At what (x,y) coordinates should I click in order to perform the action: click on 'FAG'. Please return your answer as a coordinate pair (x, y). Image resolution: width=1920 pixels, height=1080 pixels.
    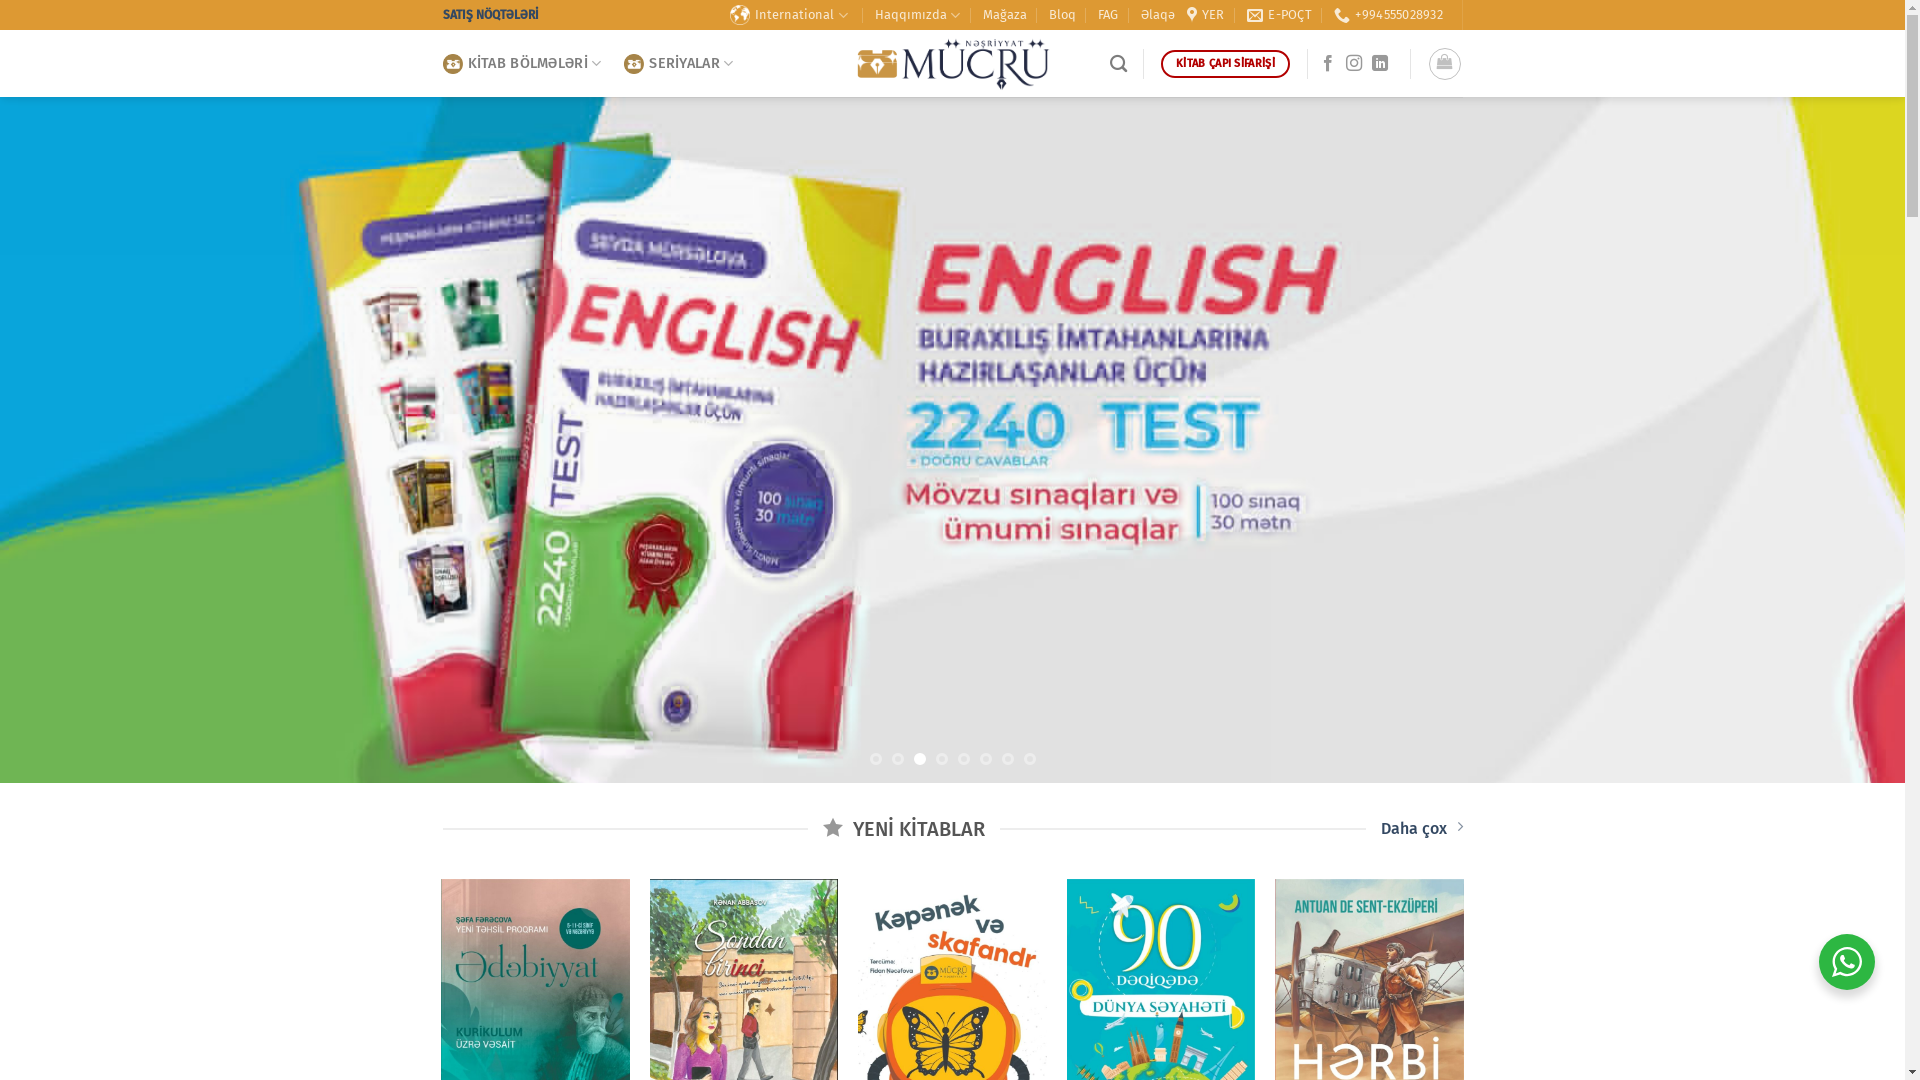
    Looking at the image, I should click on (1107, 15).